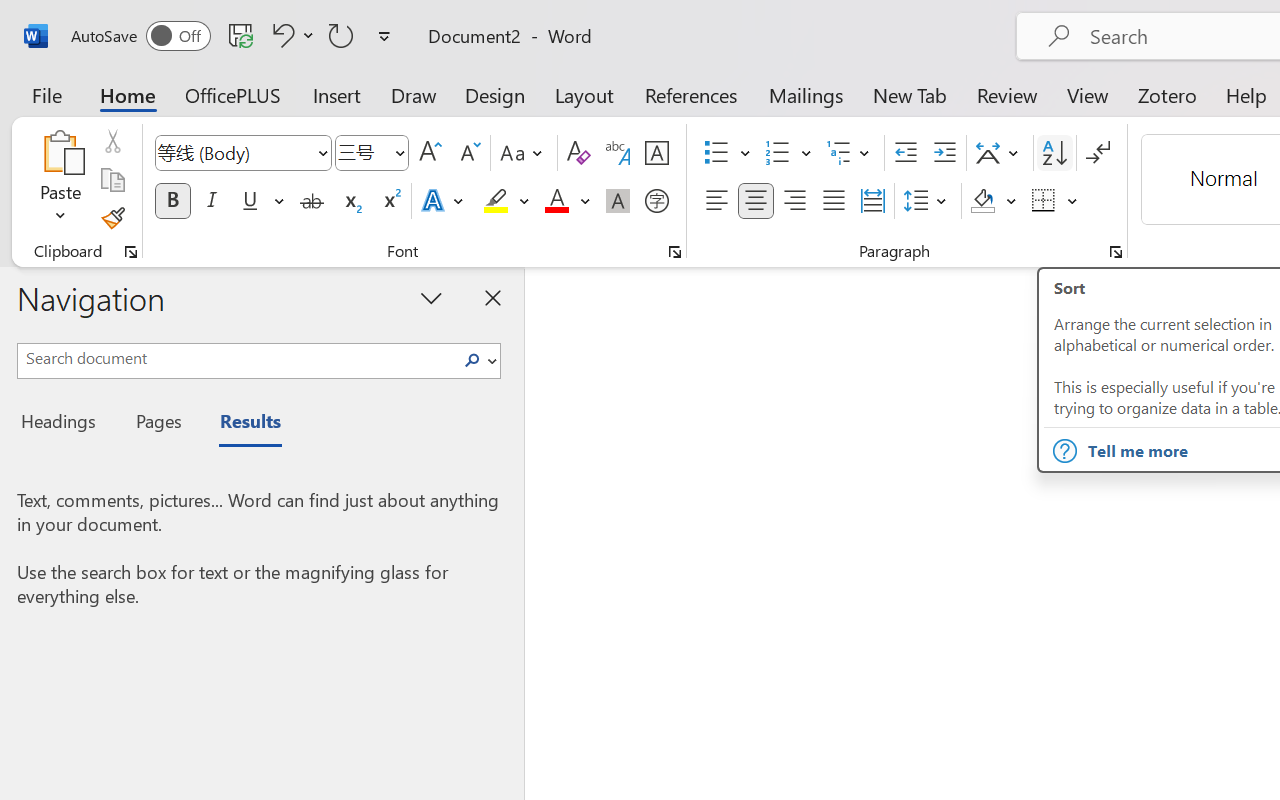 This screenshot has width=1280, height=800. I want to click on 'New Tab', so click(909, 94).